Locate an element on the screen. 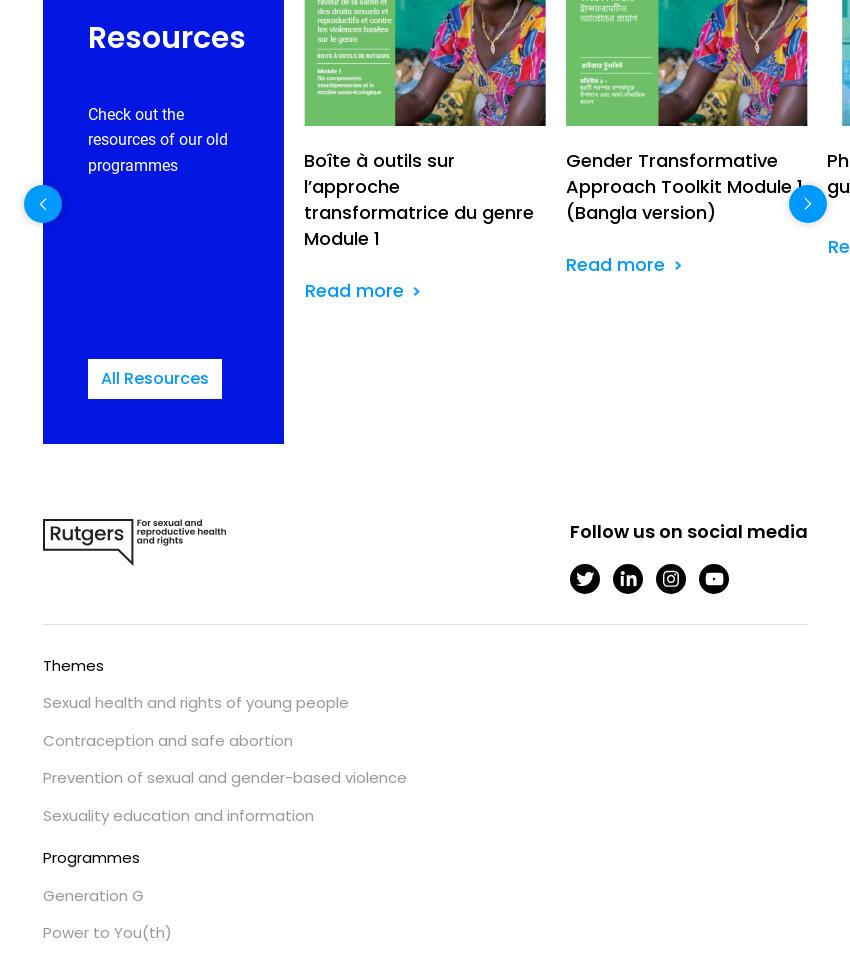 This screenshot has width=850, height=960. 'Power to You(th)' is located at coordinates (105, 932).